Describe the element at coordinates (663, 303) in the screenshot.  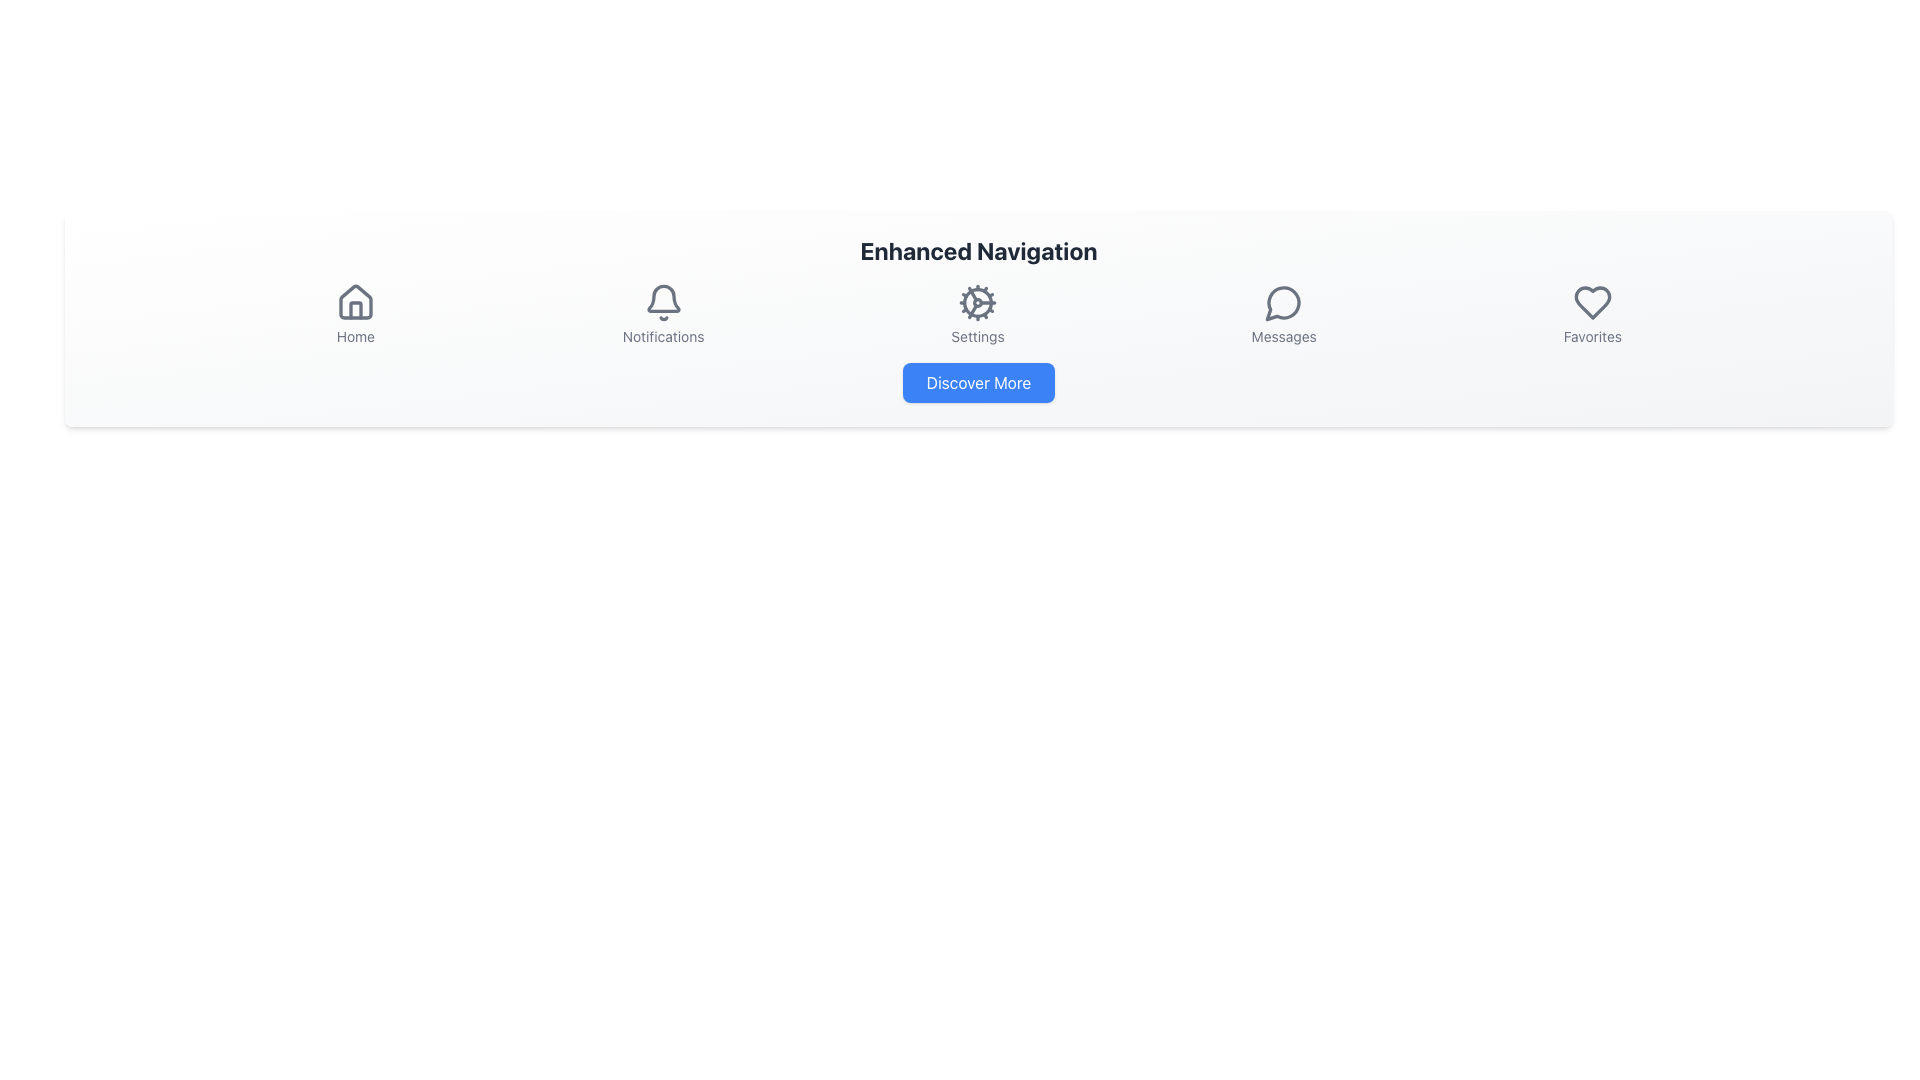
I see `the notification icon located in the navigation bar, which is the second element from the left, positioned between 'Home' and 'Settings'` at that location.